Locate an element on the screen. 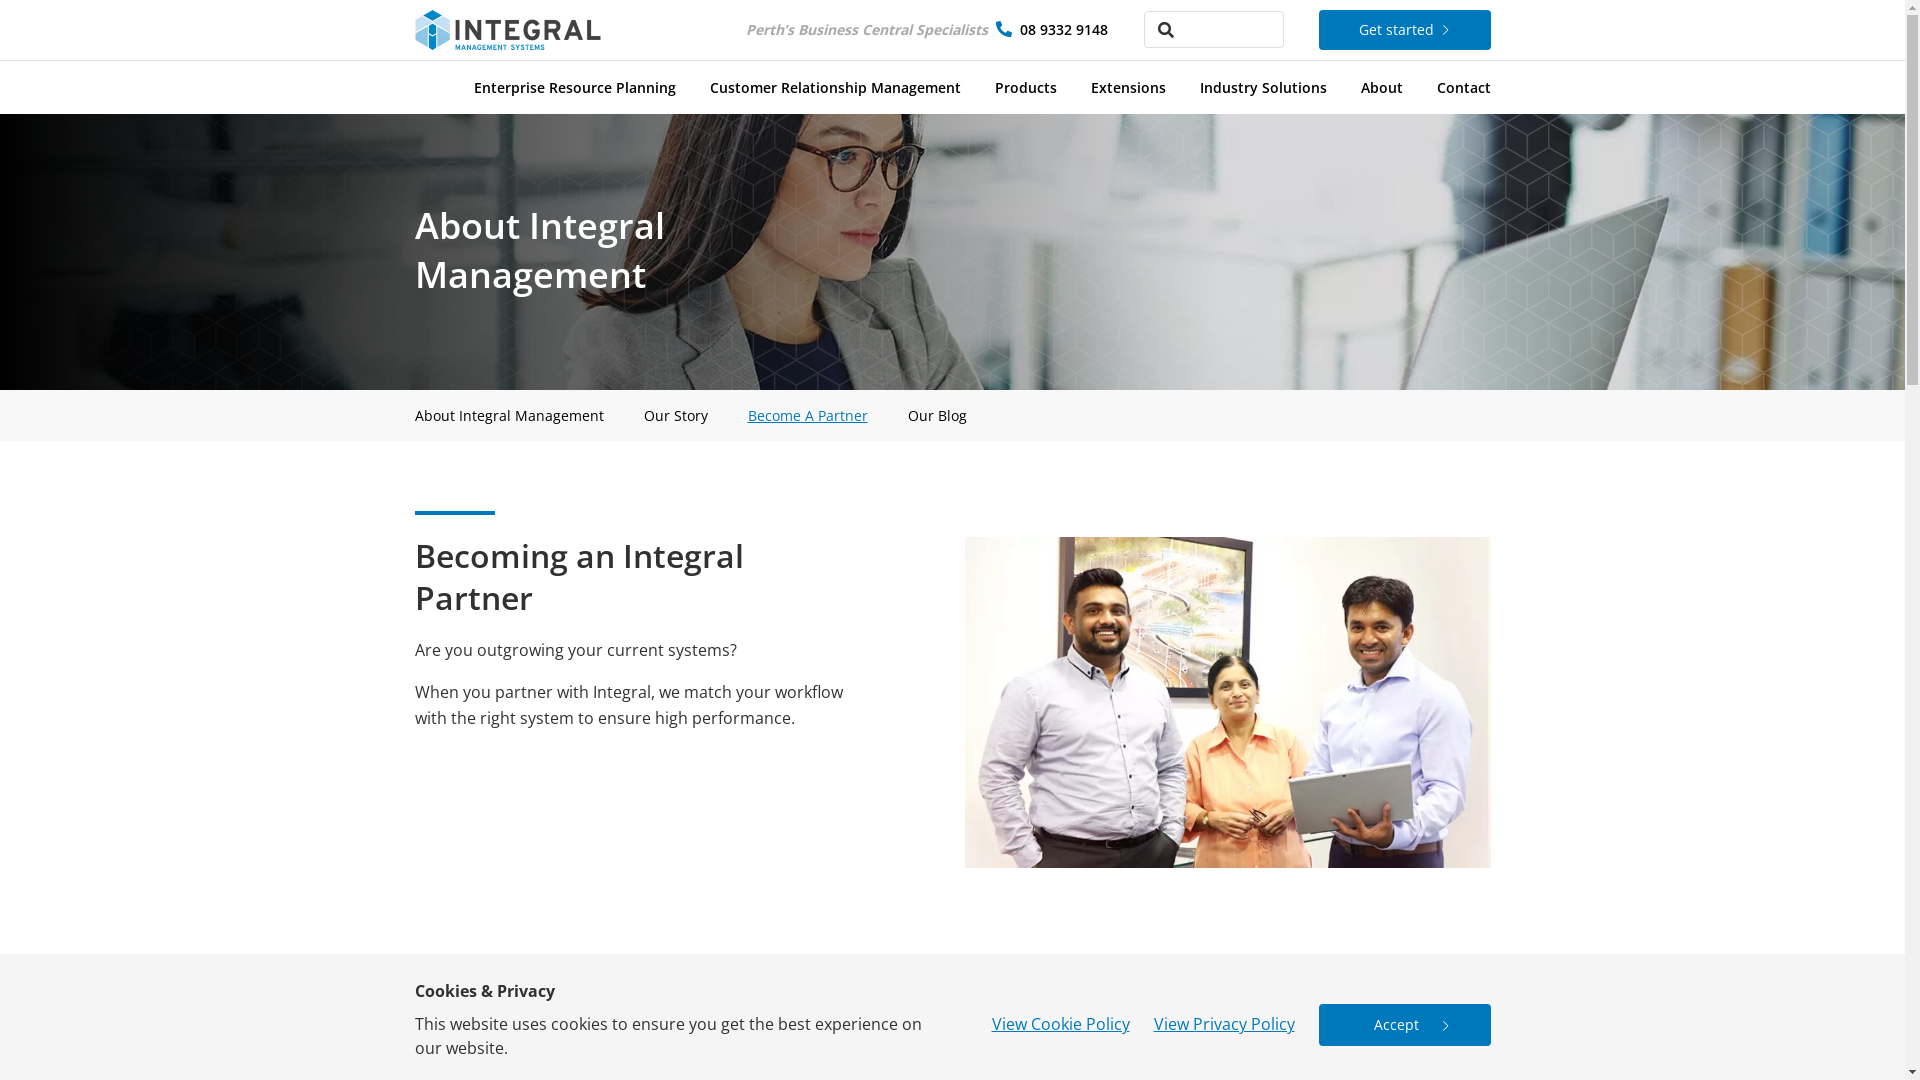 This screenshot has height=1080, width=1920. 'View Privacy Policy' is located at coordinates (1223, 1023).